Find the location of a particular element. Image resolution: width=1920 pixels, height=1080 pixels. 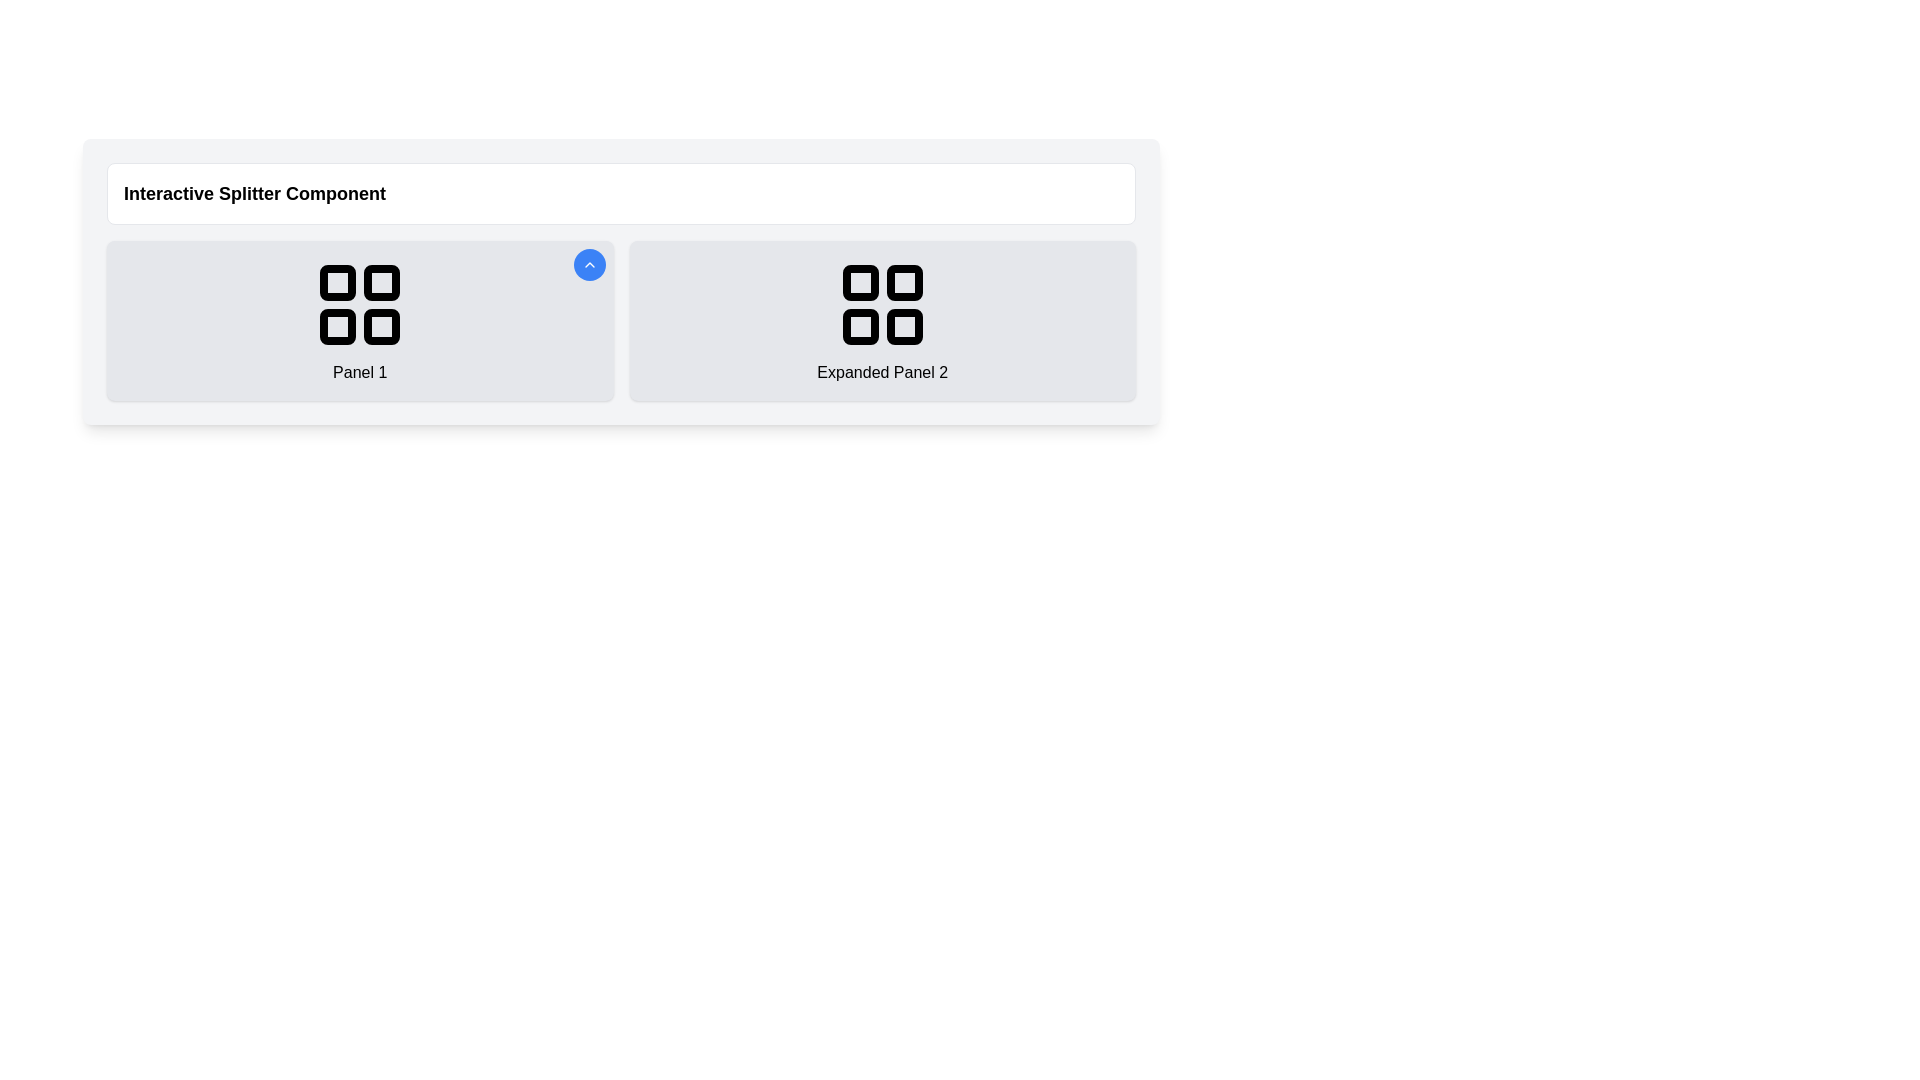

the top-left grid cell in the 2x2 grid layout within the 'Expanded Panel 2' region is located at coordinates (860, 282).